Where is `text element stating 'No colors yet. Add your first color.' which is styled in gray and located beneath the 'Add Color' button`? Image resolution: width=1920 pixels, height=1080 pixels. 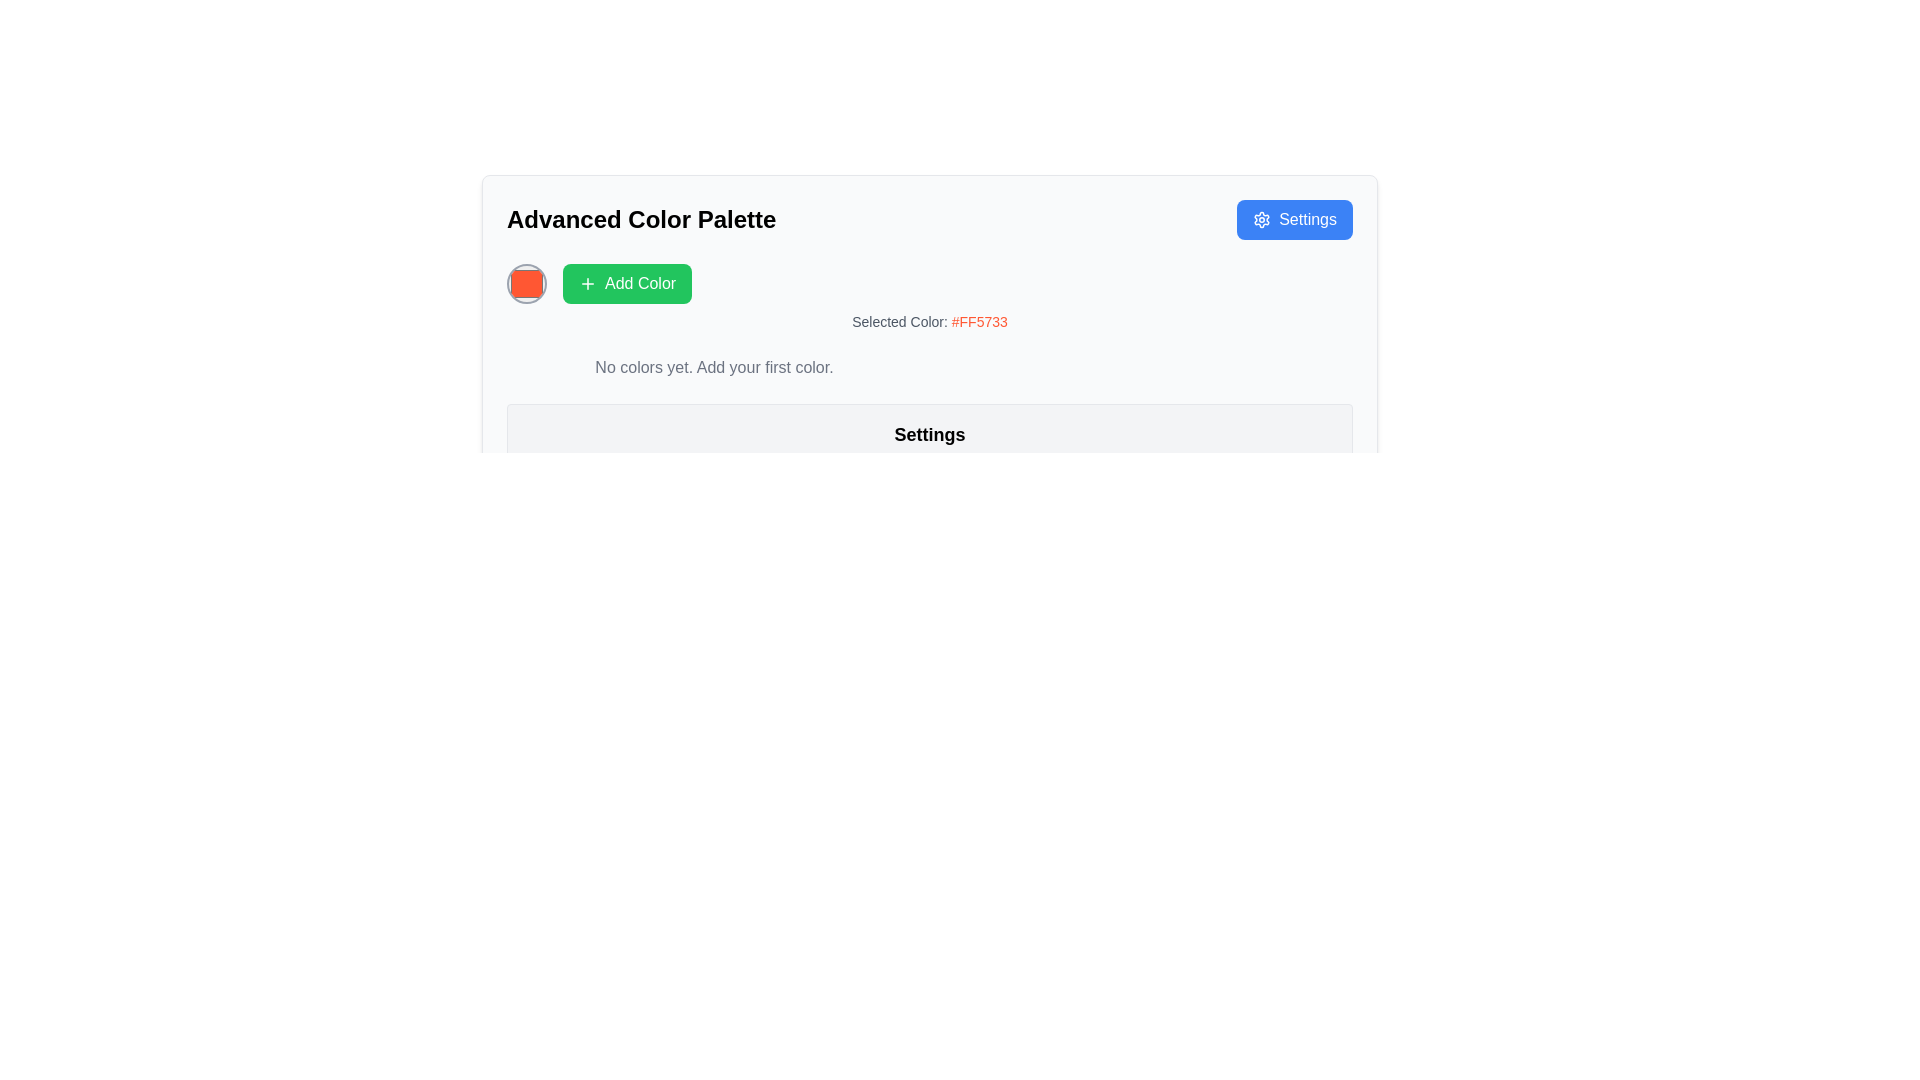 text element stating 'No colors yet. Add your first color.' which is styled in gray and located beneath the 'Add Color' button is located at coordinates (714, 367).